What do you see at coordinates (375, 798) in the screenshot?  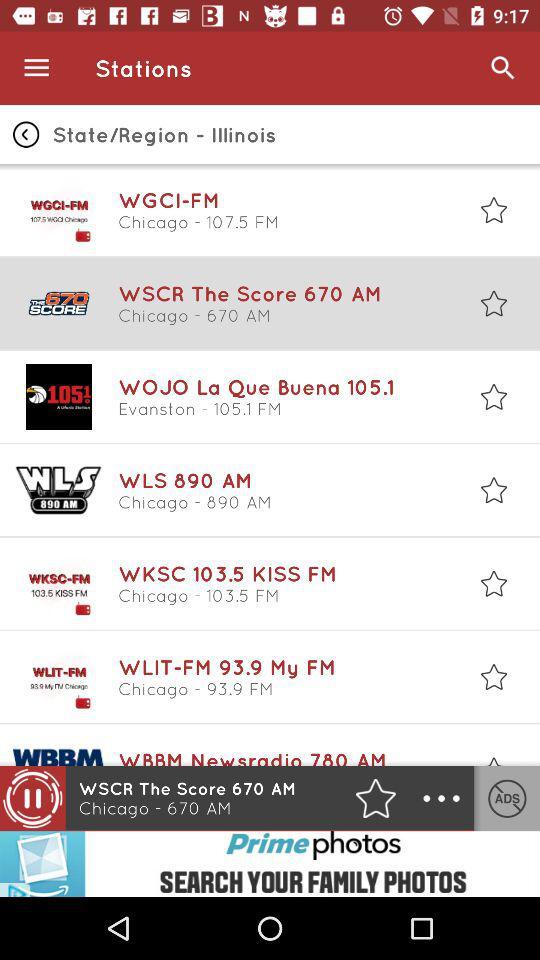 I see `the star icon` at bounding box center [375, 798].